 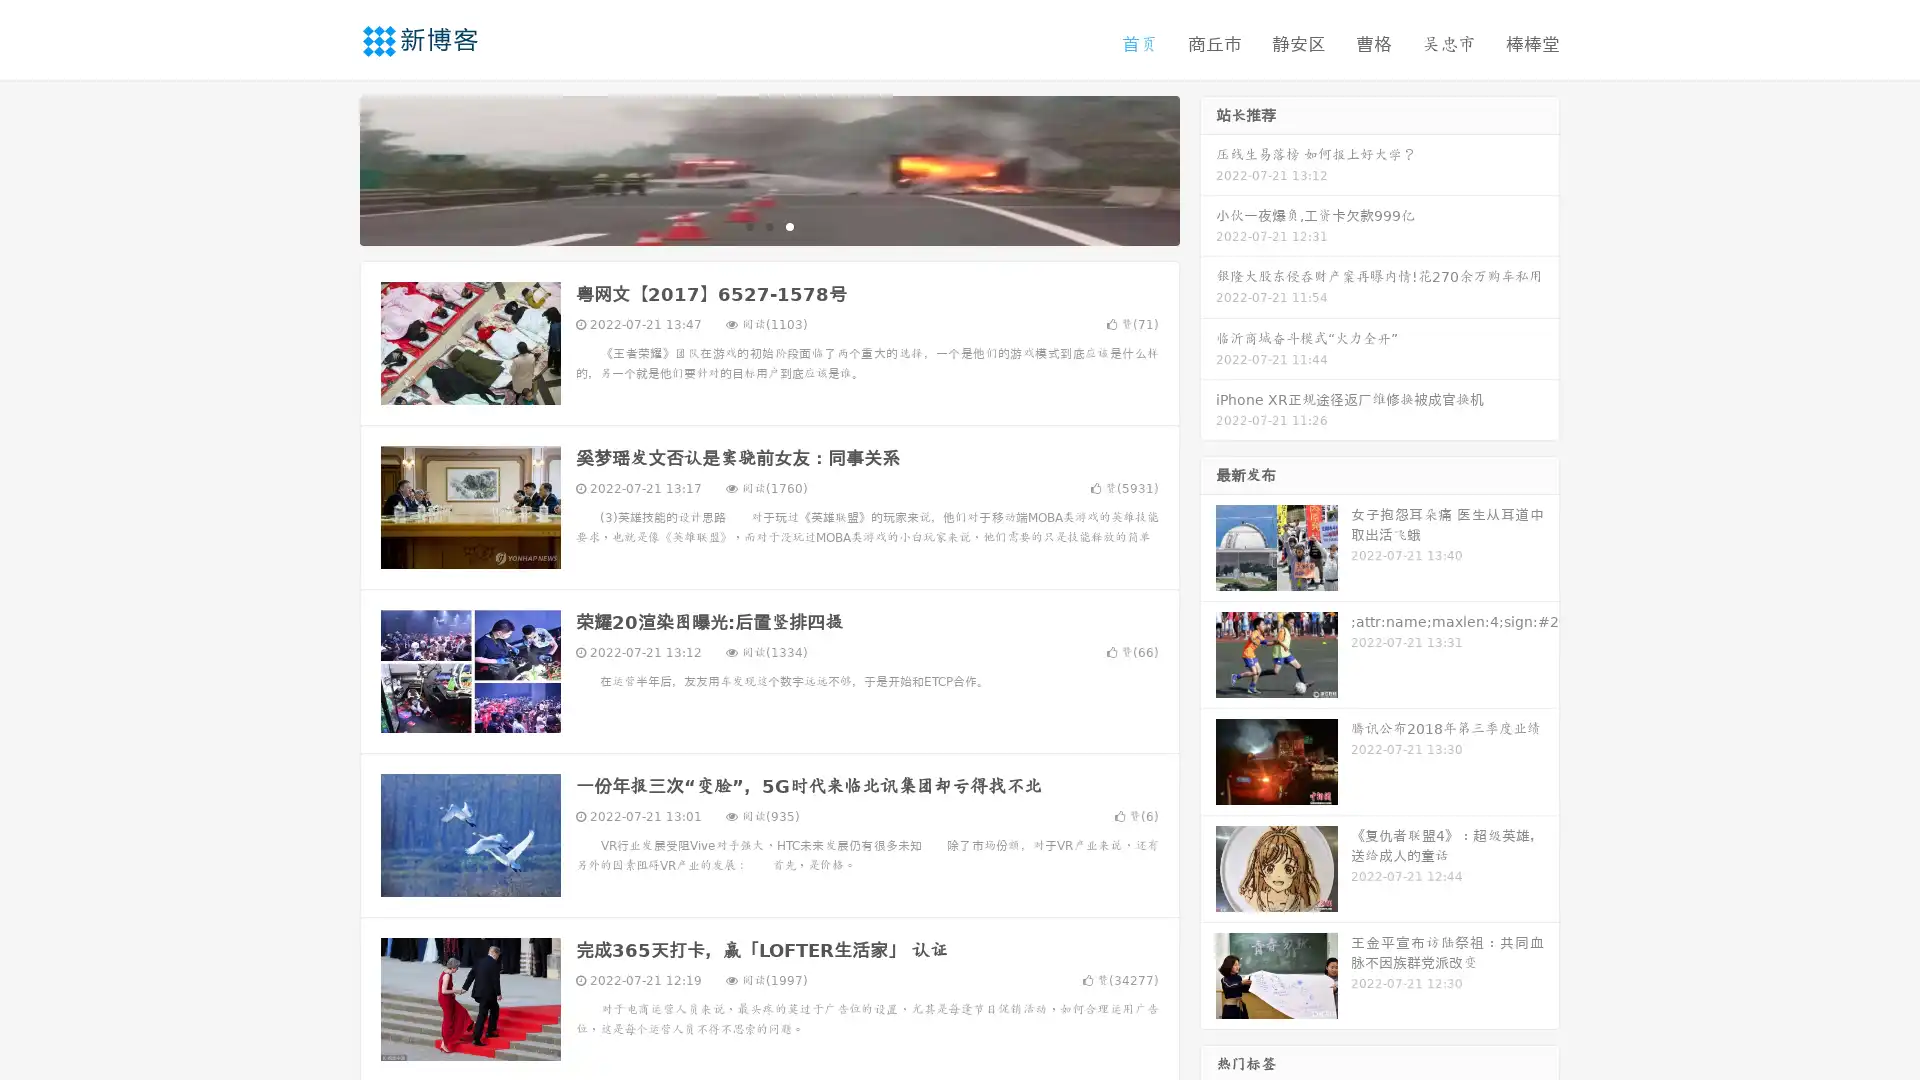 I want to click on Go to slide 3, so click(x=789, y=225).